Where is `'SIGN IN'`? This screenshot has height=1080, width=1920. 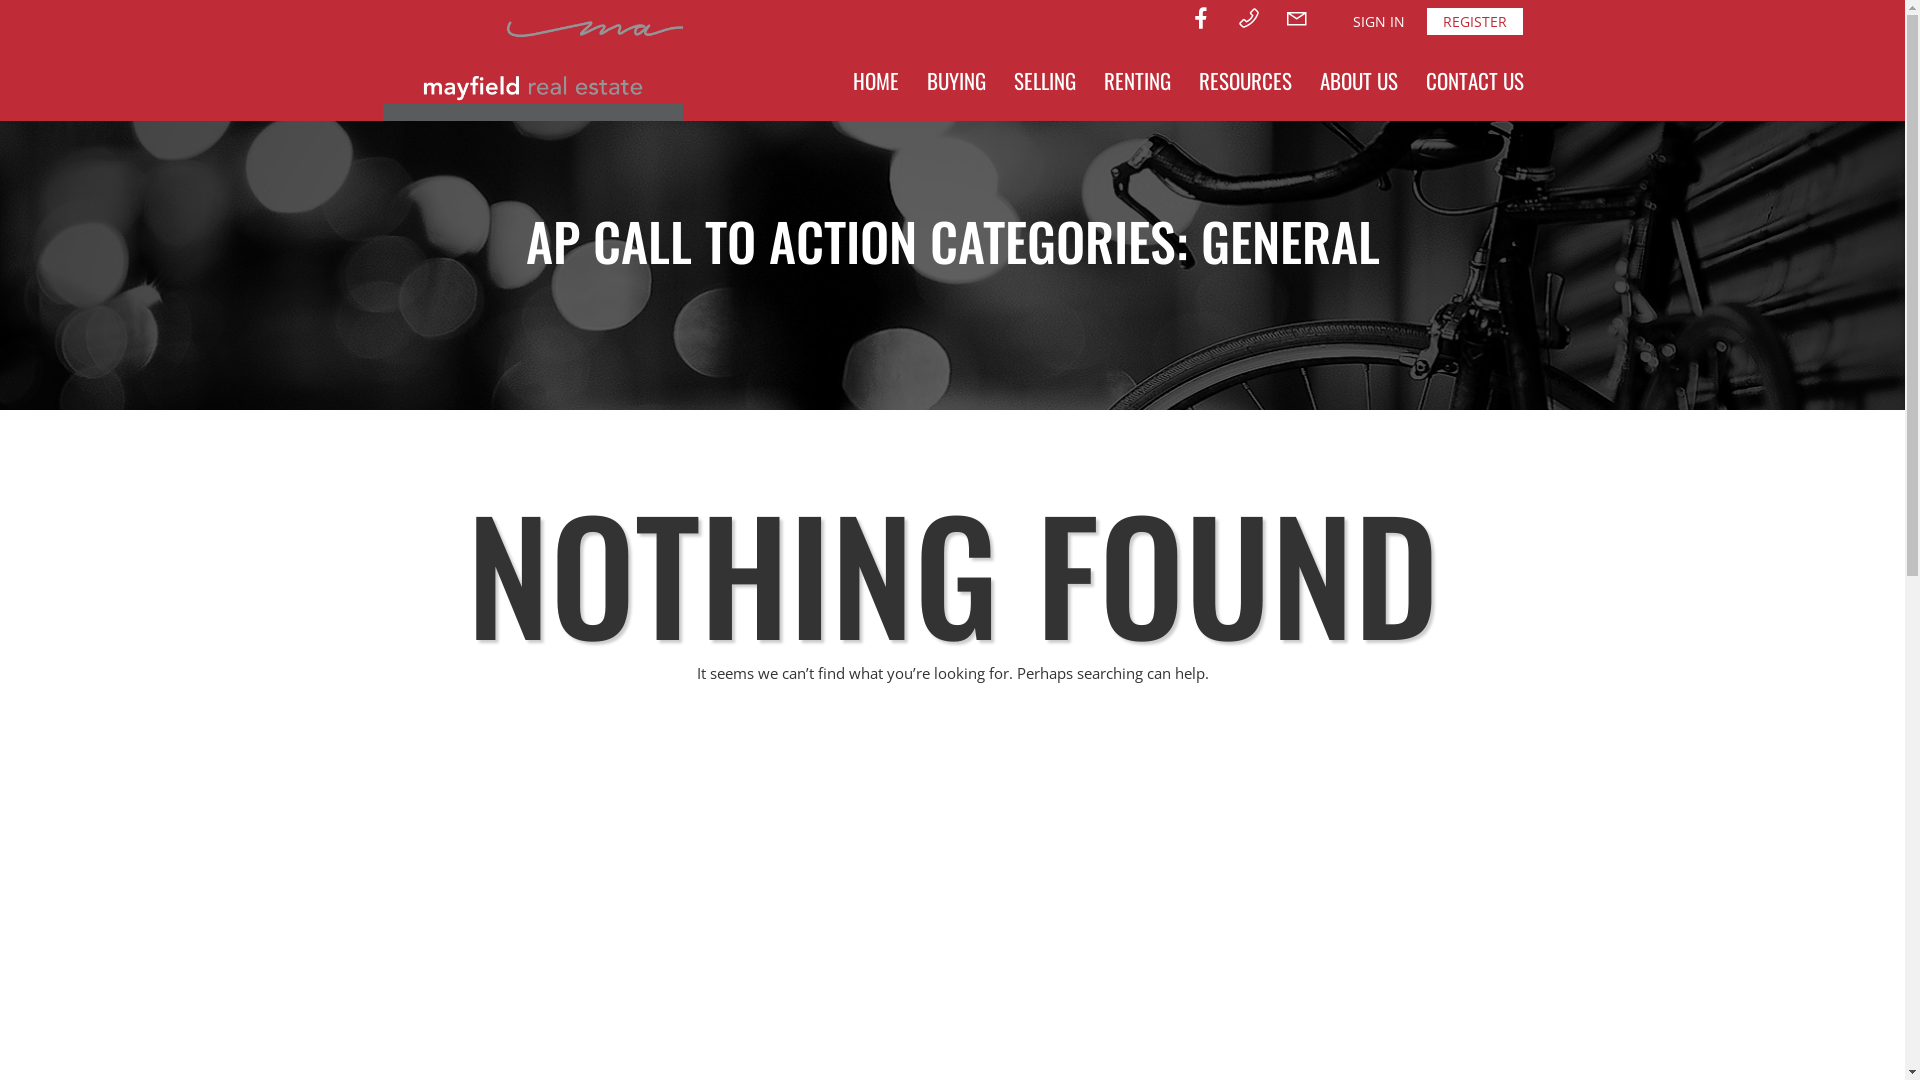
'SIGN IN' is located at coordinates (1376, 21).